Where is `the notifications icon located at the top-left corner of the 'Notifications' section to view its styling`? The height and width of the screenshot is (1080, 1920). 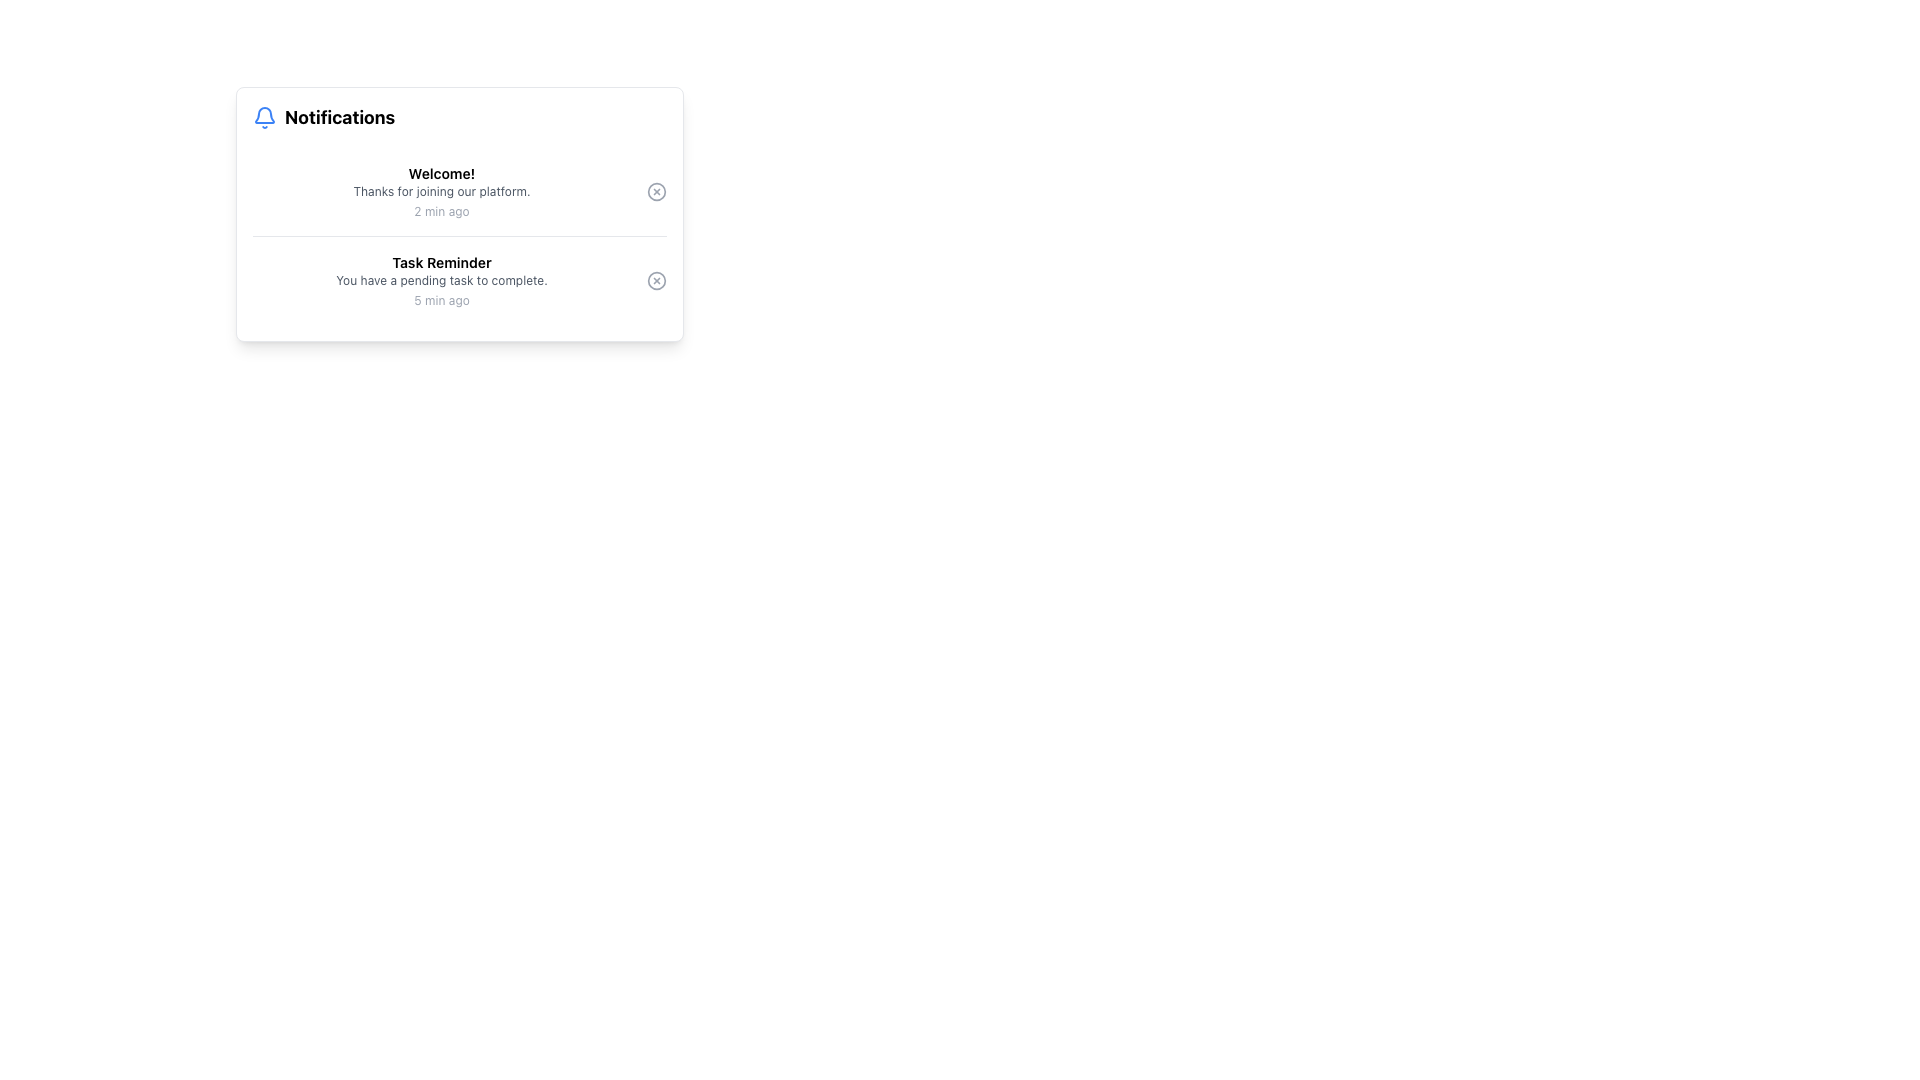
the notifications icon located at the top-left corner of the 'Notifications' section to view its styling is located at coordinates (263, 118).